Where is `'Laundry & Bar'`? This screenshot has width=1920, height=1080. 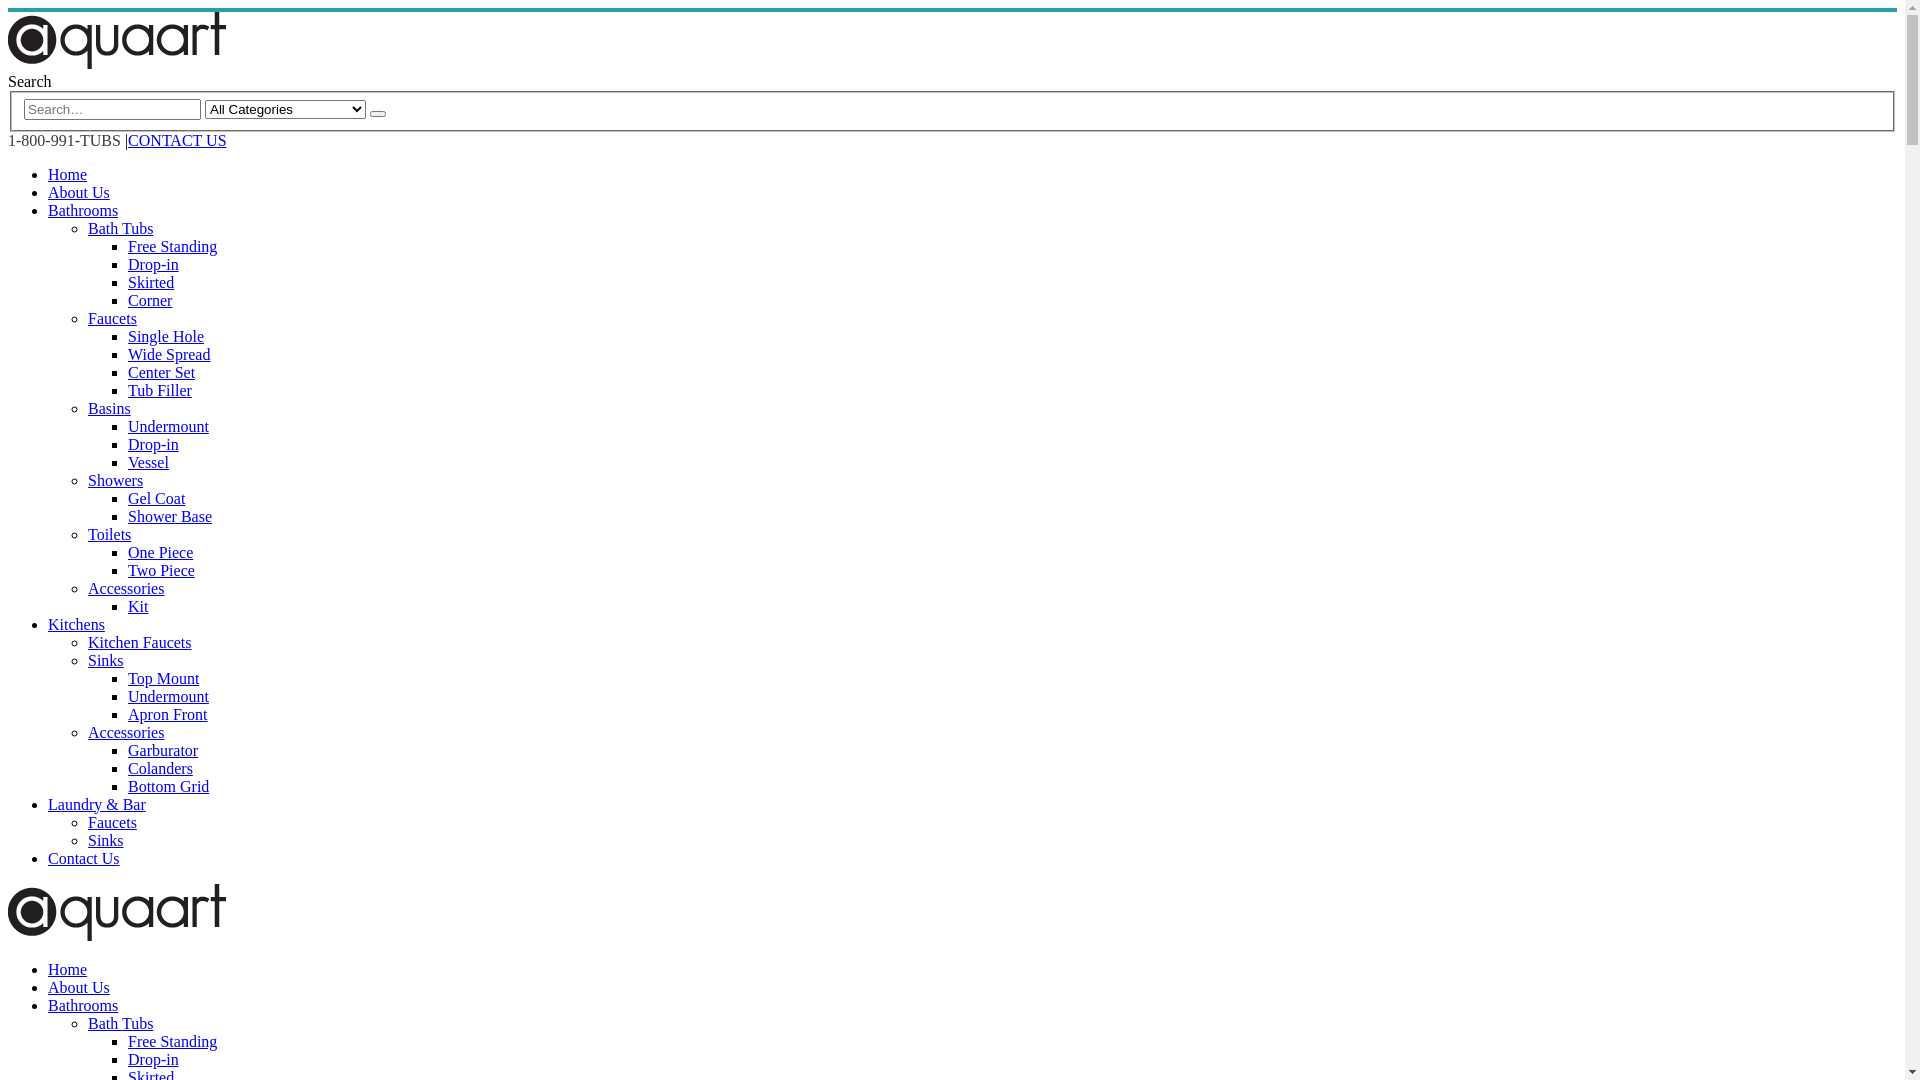
'Laundry & Bar' is located at coordinates (95, 803).